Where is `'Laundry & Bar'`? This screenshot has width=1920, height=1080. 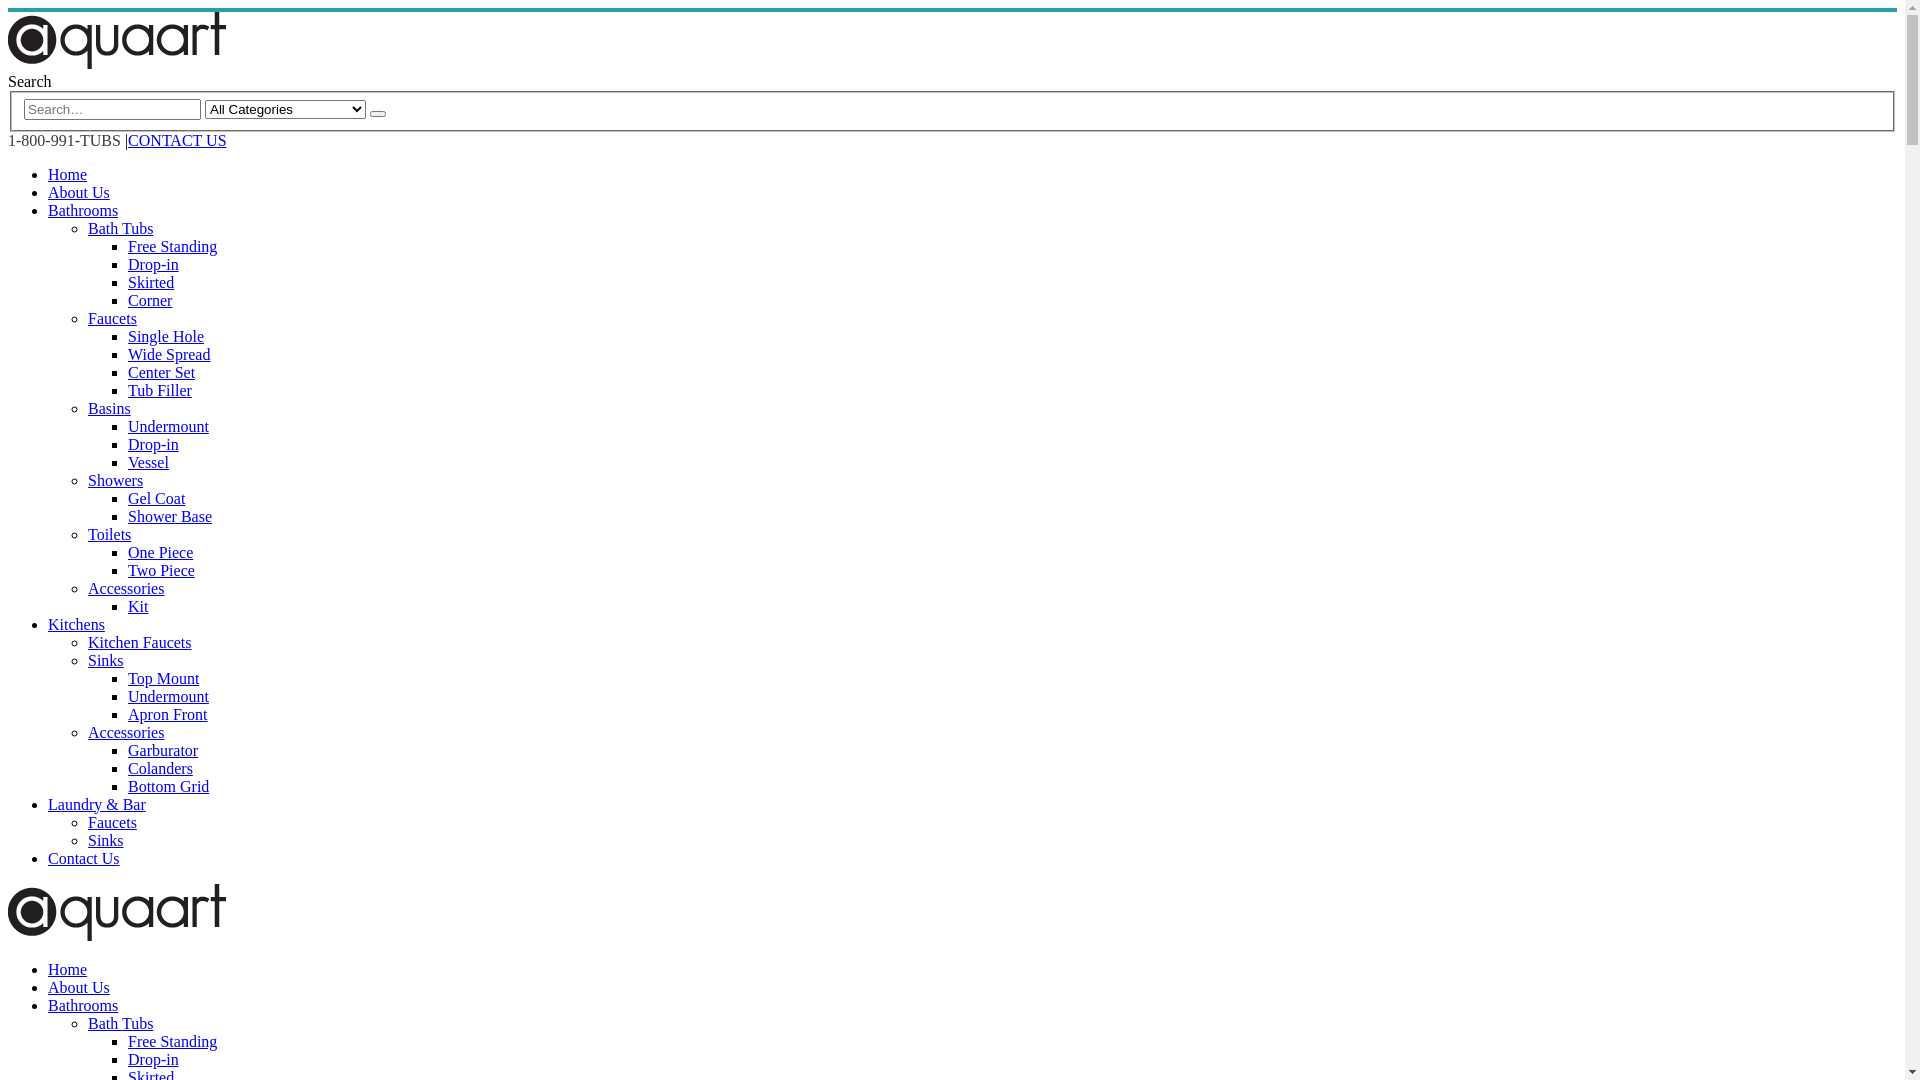
'Laundry & Bar' is located at coordinates (95, 803).